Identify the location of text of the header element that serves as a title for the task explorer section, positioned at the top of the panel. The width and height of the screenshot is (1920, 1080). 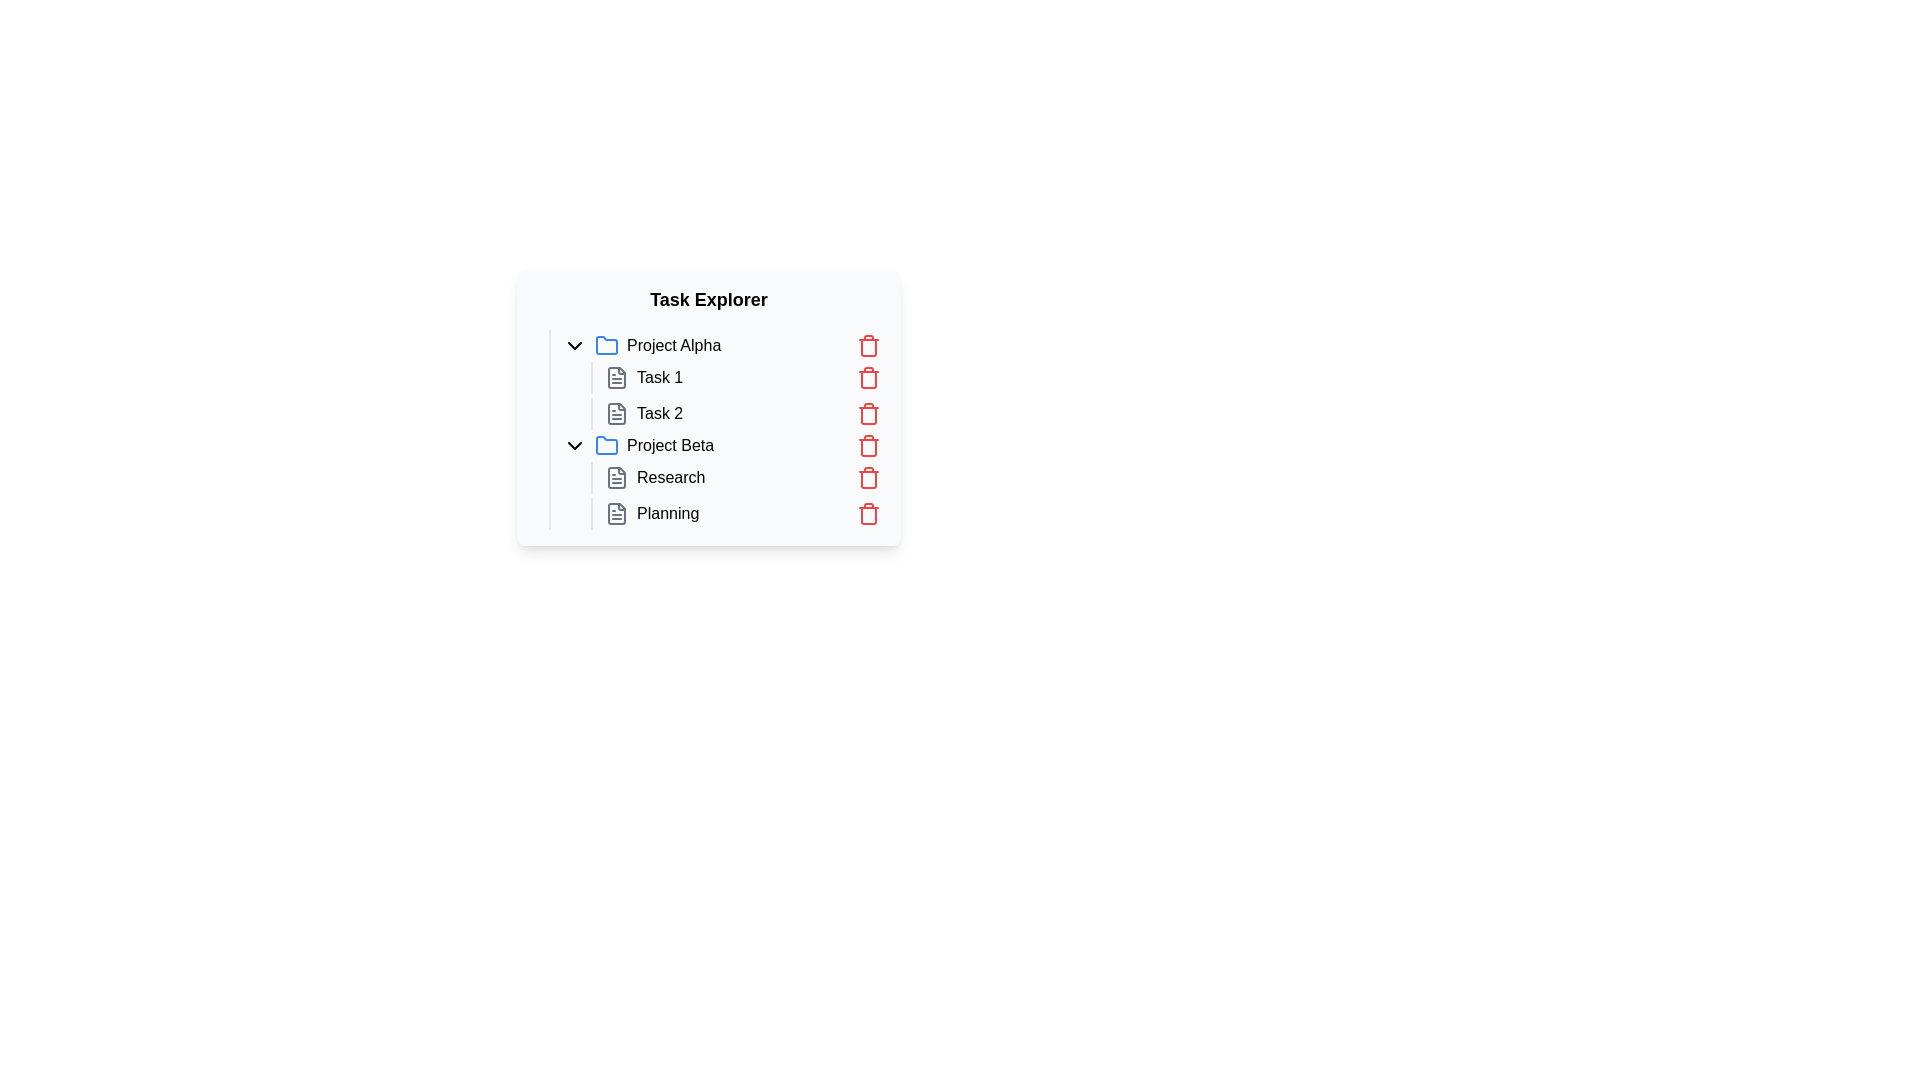
(709, 300).